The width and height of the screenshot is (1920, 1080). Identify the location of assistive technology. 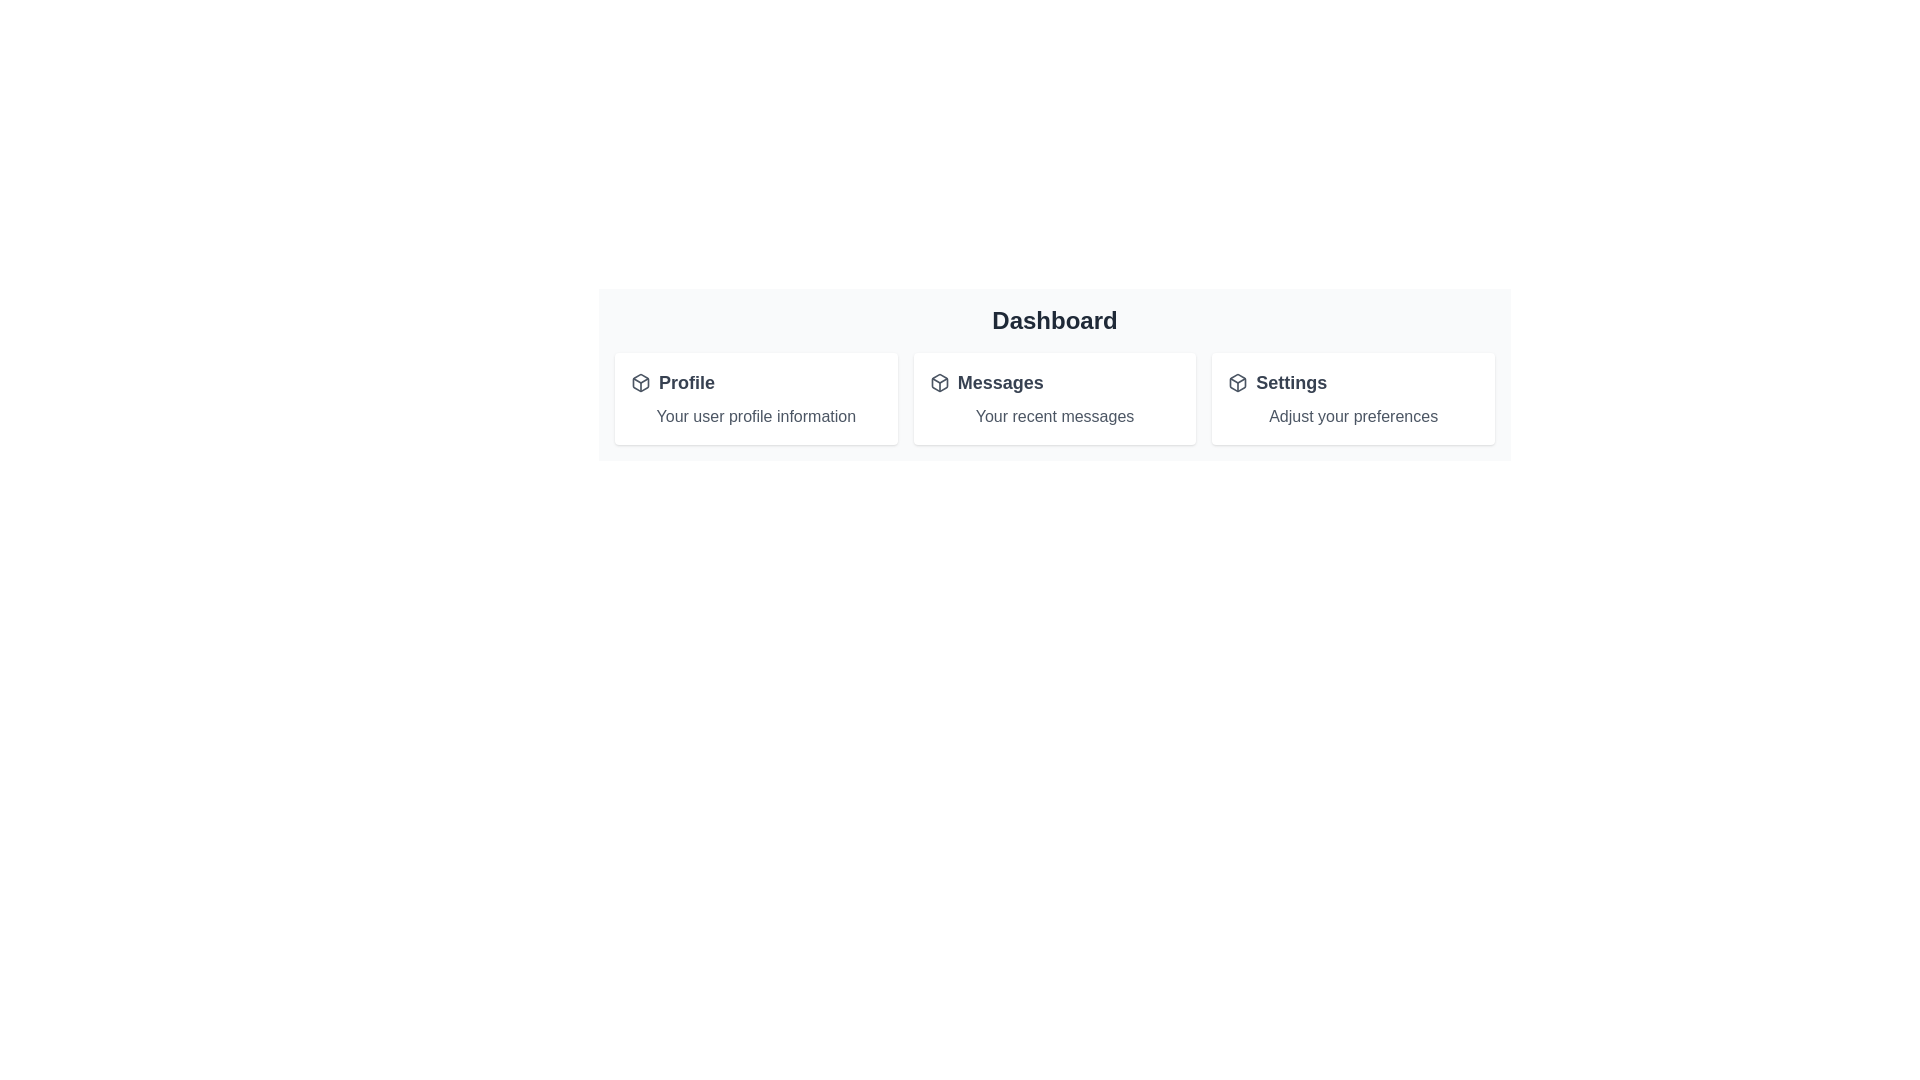
(686, 382).